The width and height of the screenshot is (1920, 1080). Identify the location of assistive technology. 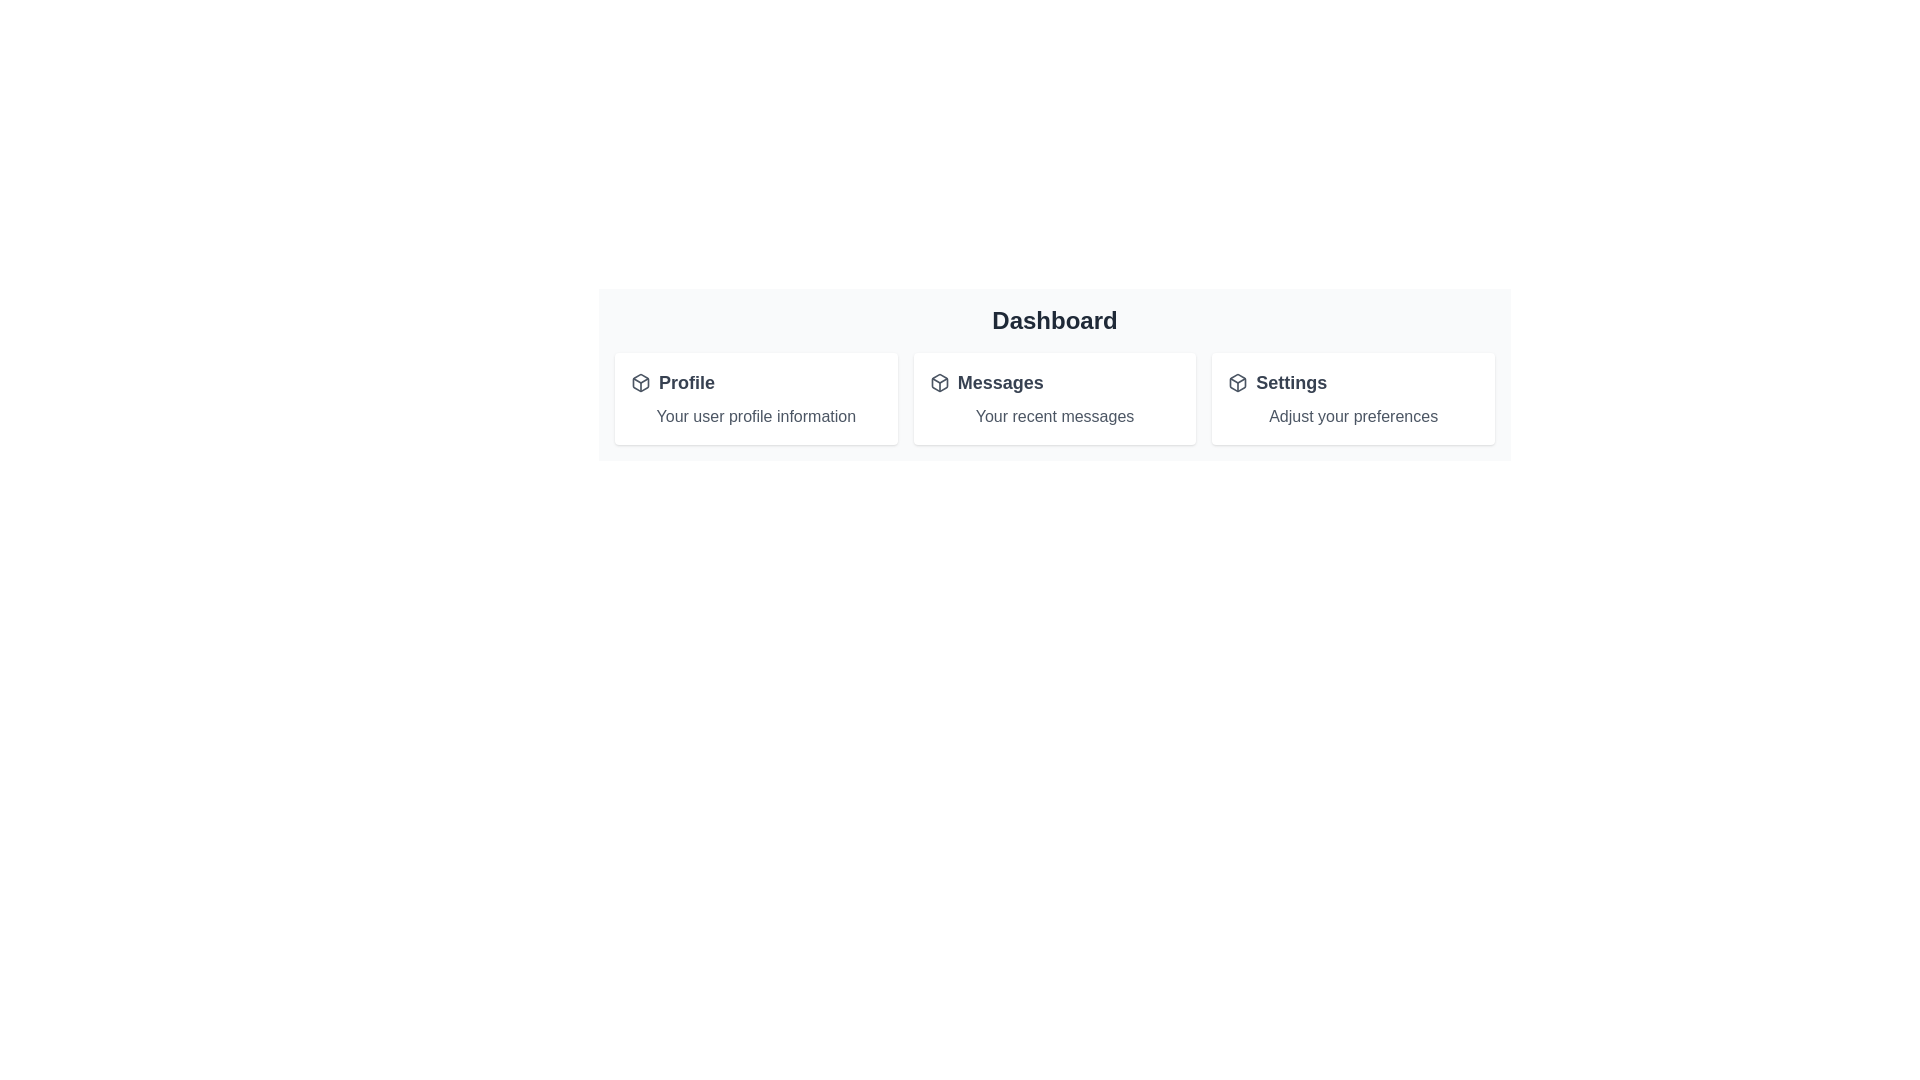
(686, 382).